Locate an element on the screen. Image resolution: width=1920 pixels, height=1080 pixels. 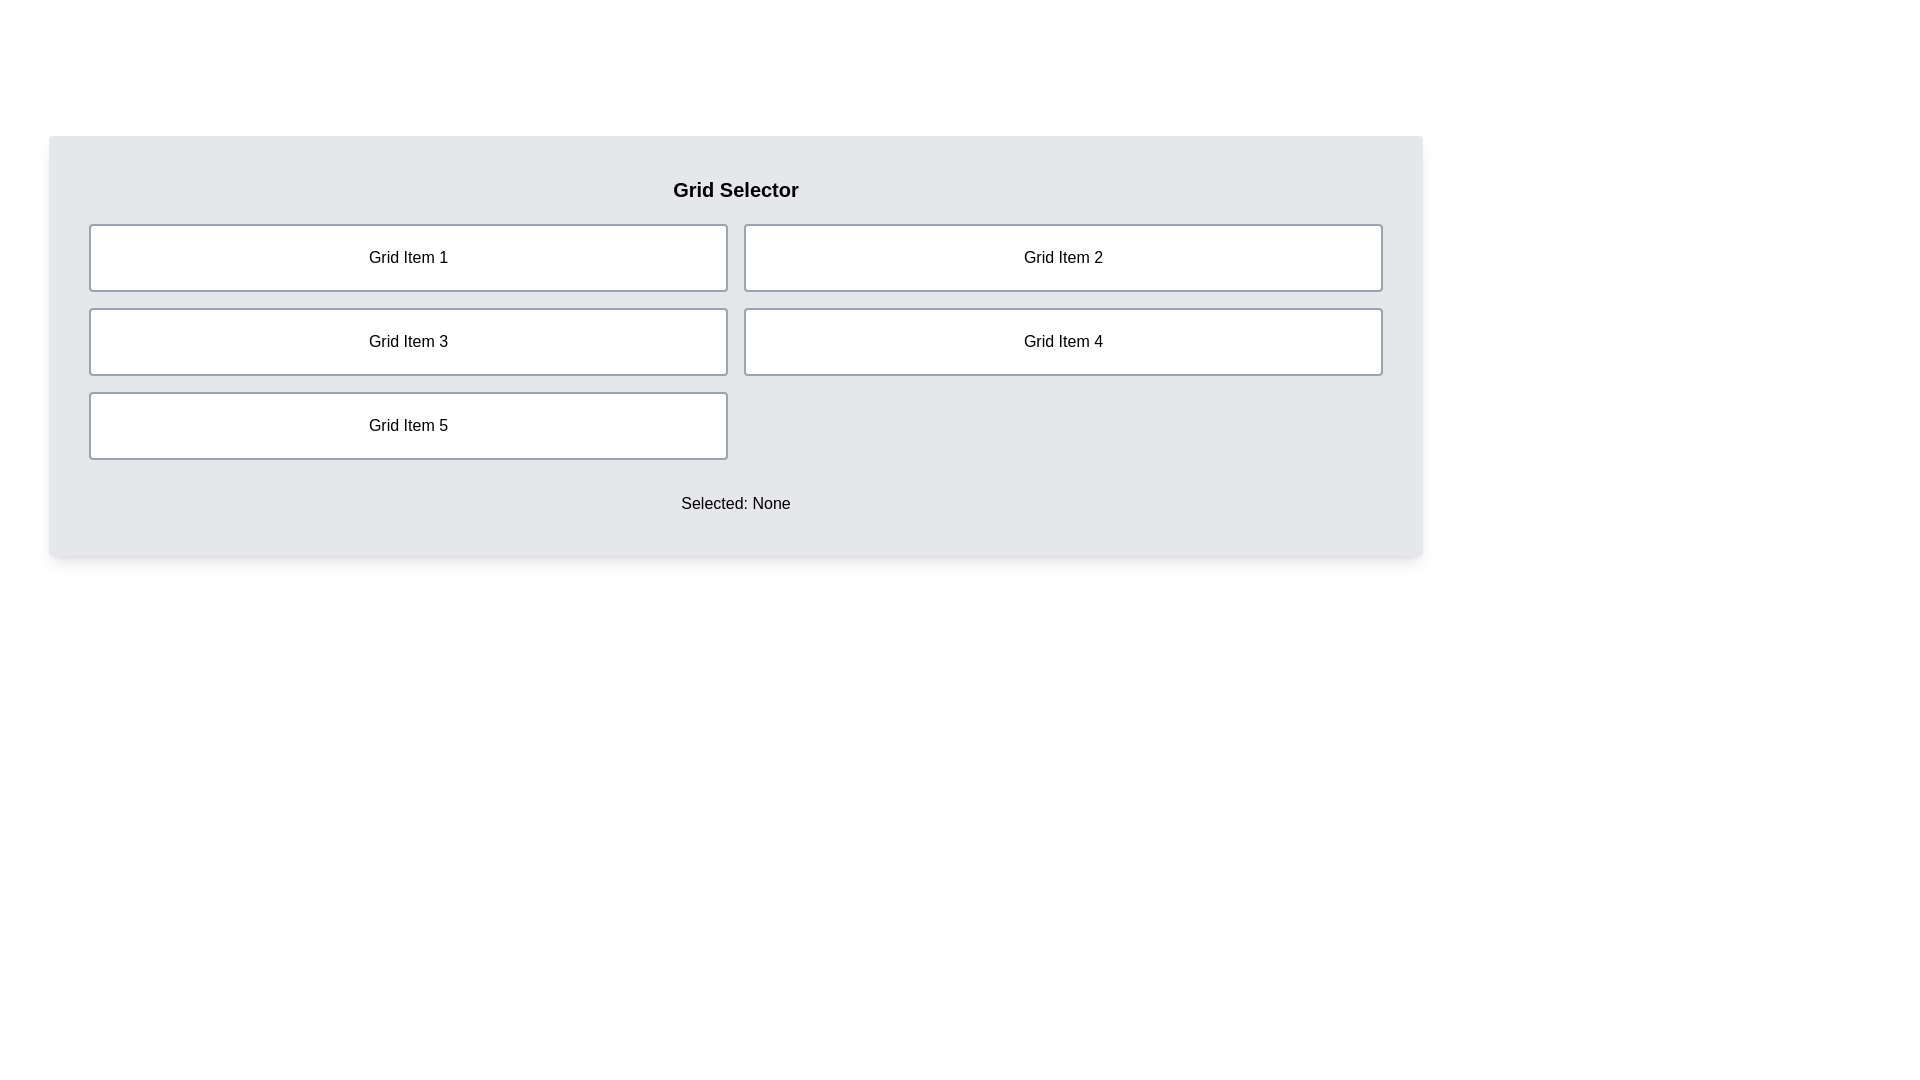
the text label displaying 'Grid Item 5' is located at coordinates (407, 424).